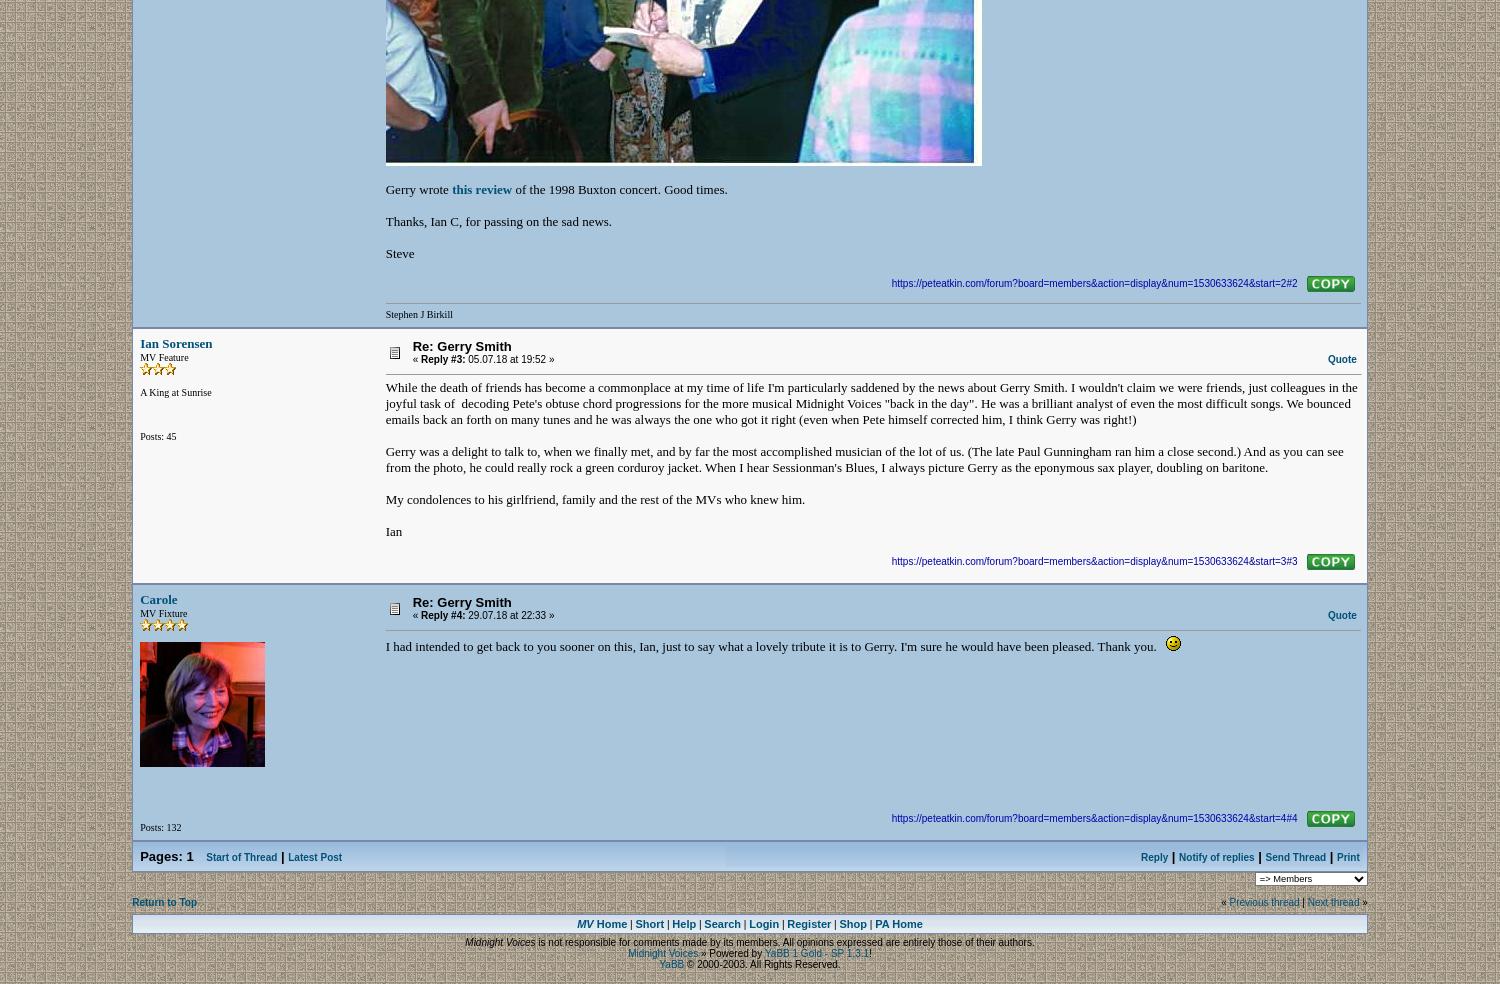 Image resolution: width=1500 pixels, height=984 pixels. I want to click on 'YaBB', so click(671, 964).